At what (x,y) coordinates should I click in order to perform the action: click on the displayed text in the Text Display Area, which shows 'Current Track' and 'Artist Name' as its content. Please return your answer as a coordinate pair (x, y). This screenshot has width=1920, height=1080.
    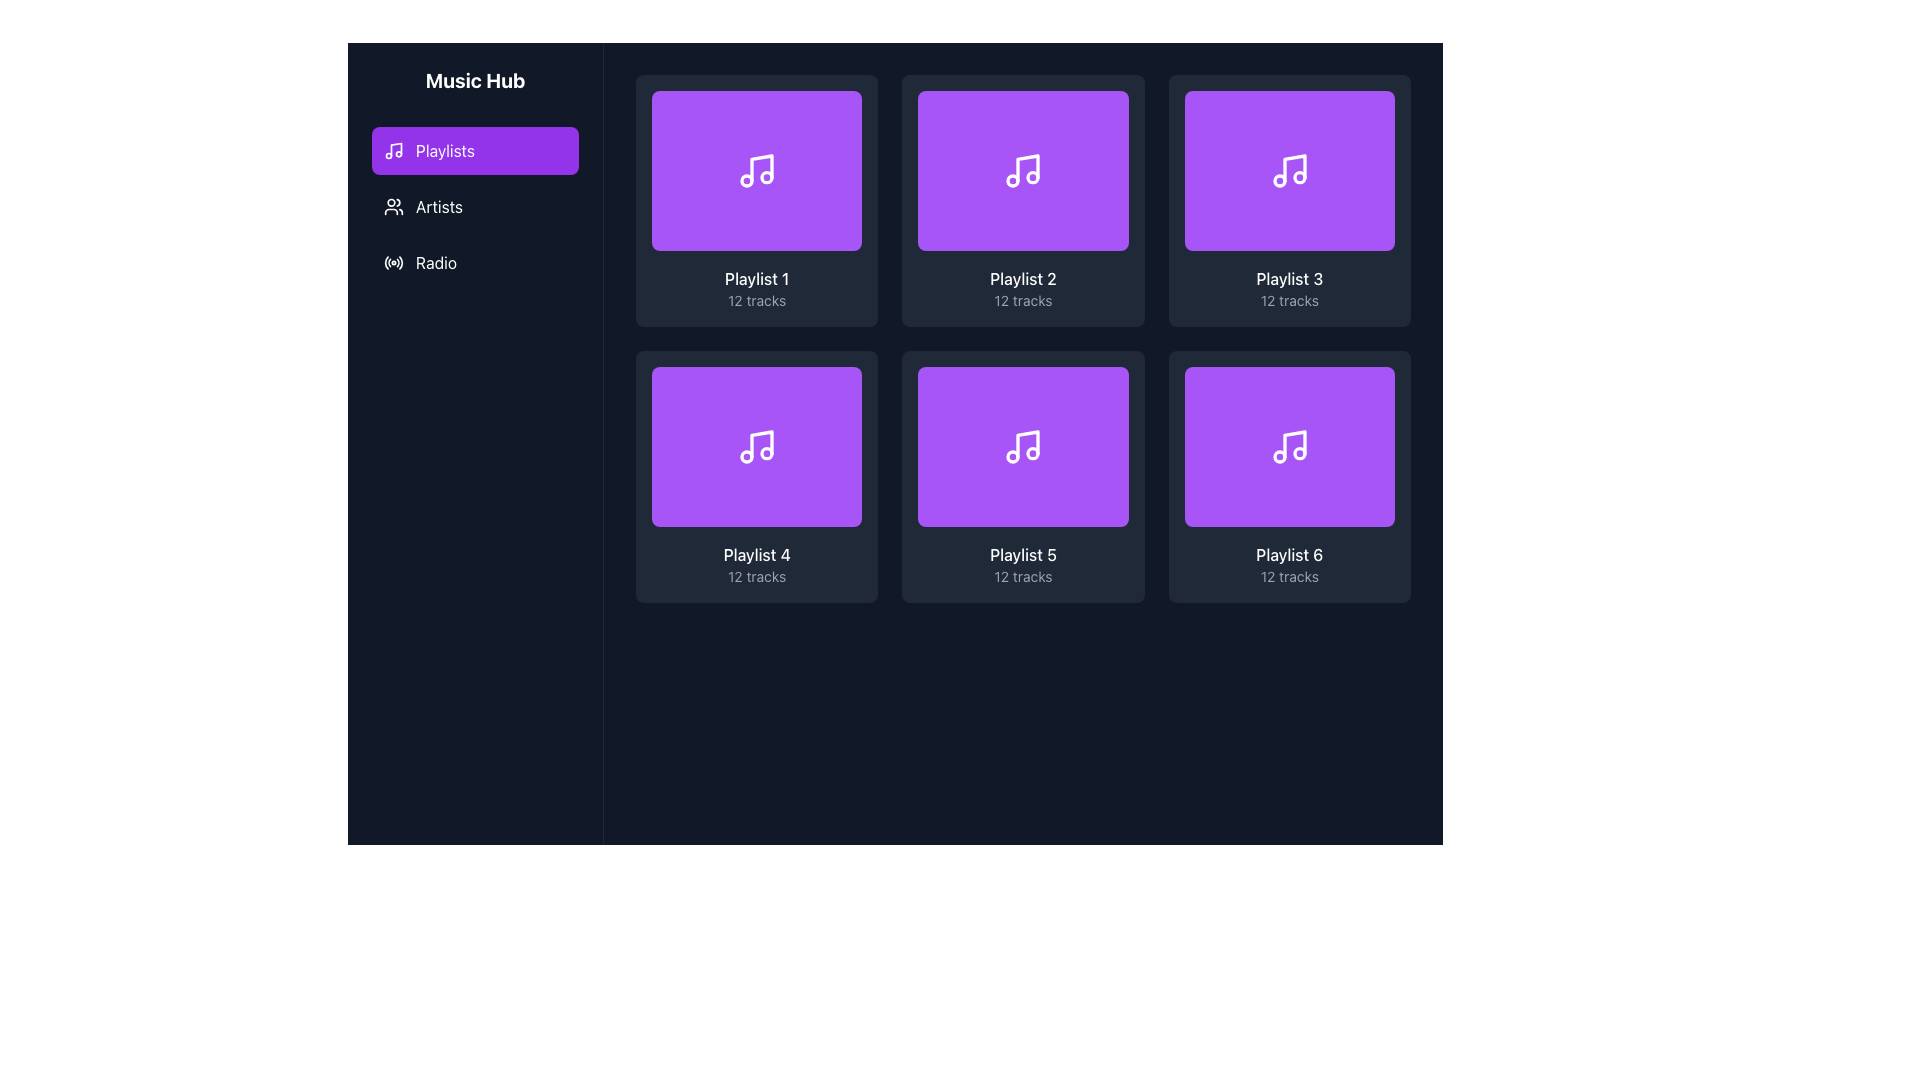
    Looking at the image, I should click on (429, 1013).